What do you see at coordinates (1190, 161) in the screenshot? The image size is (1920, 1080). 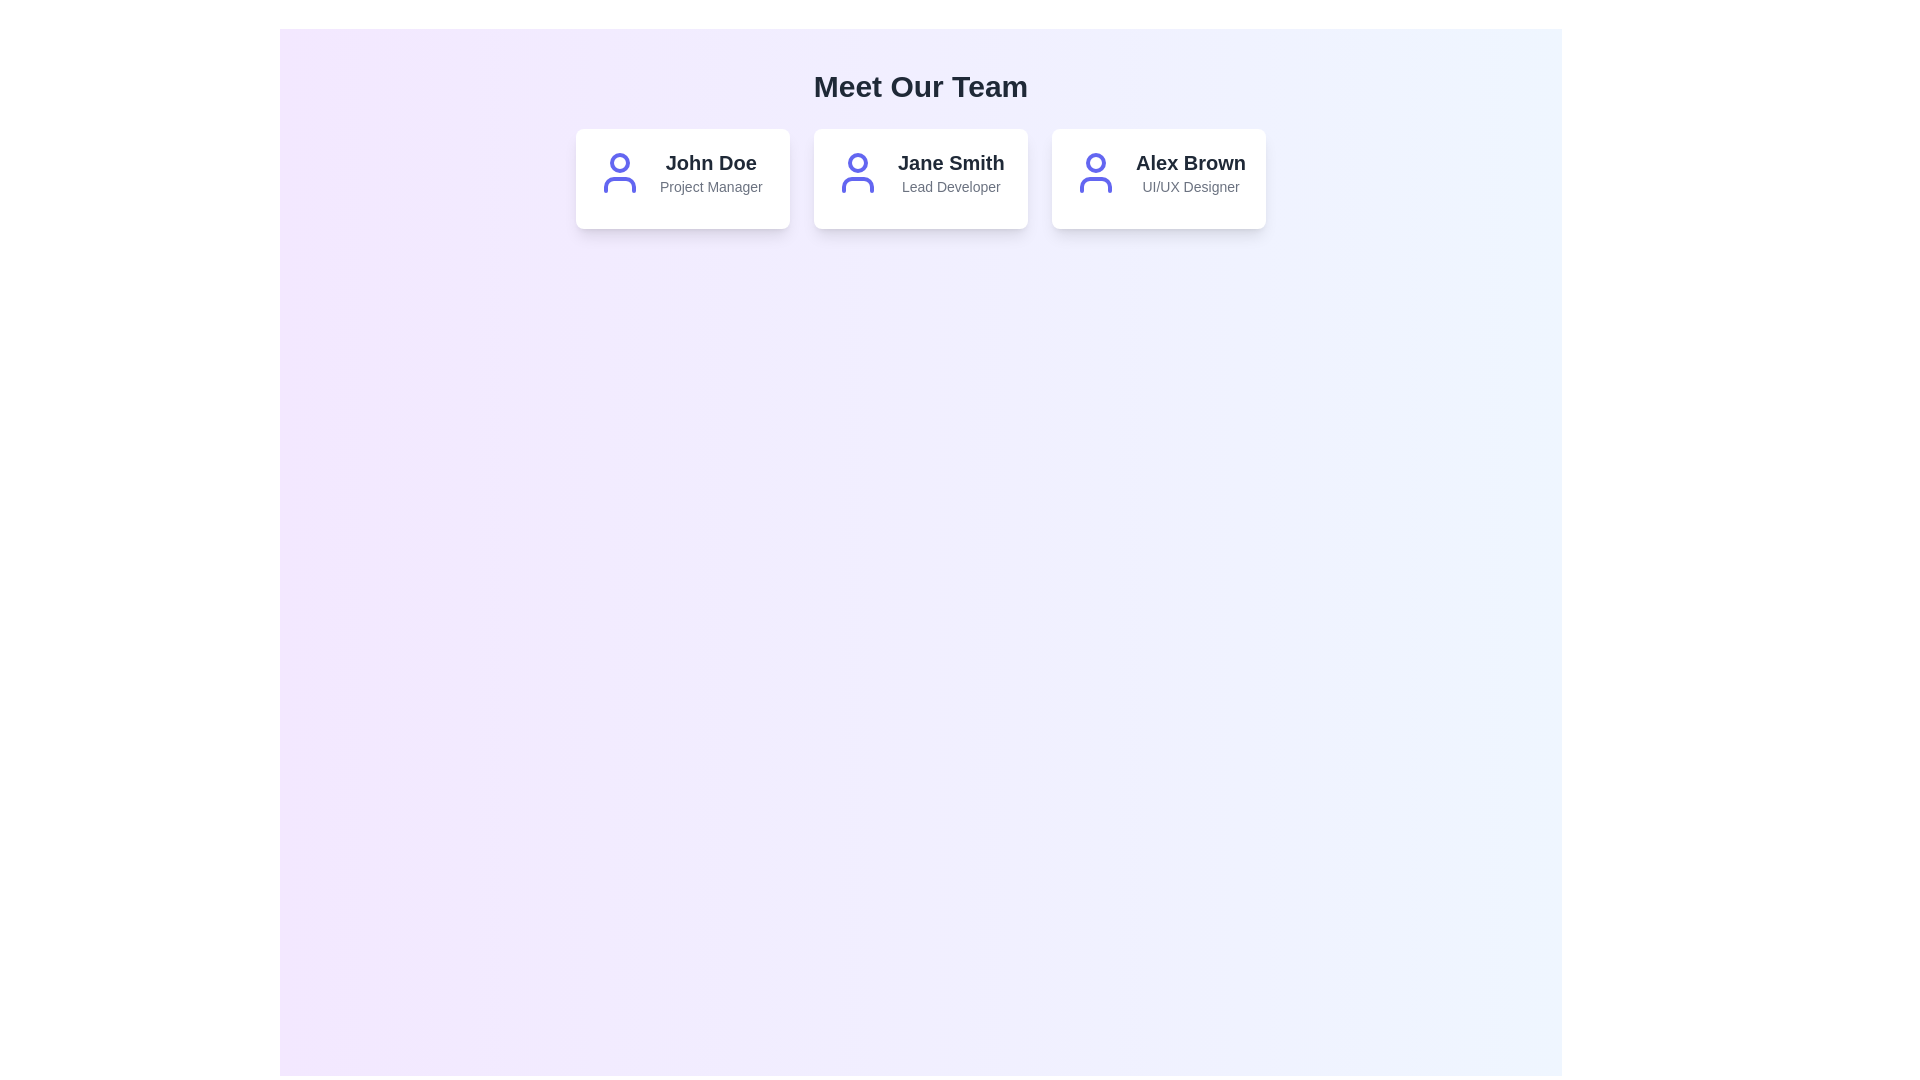 I see `text element displaying the name 'Alex Brown' located at the upper section of the rightmost user card under 'Meet Our Team'` at bounding box center [1190, 161].